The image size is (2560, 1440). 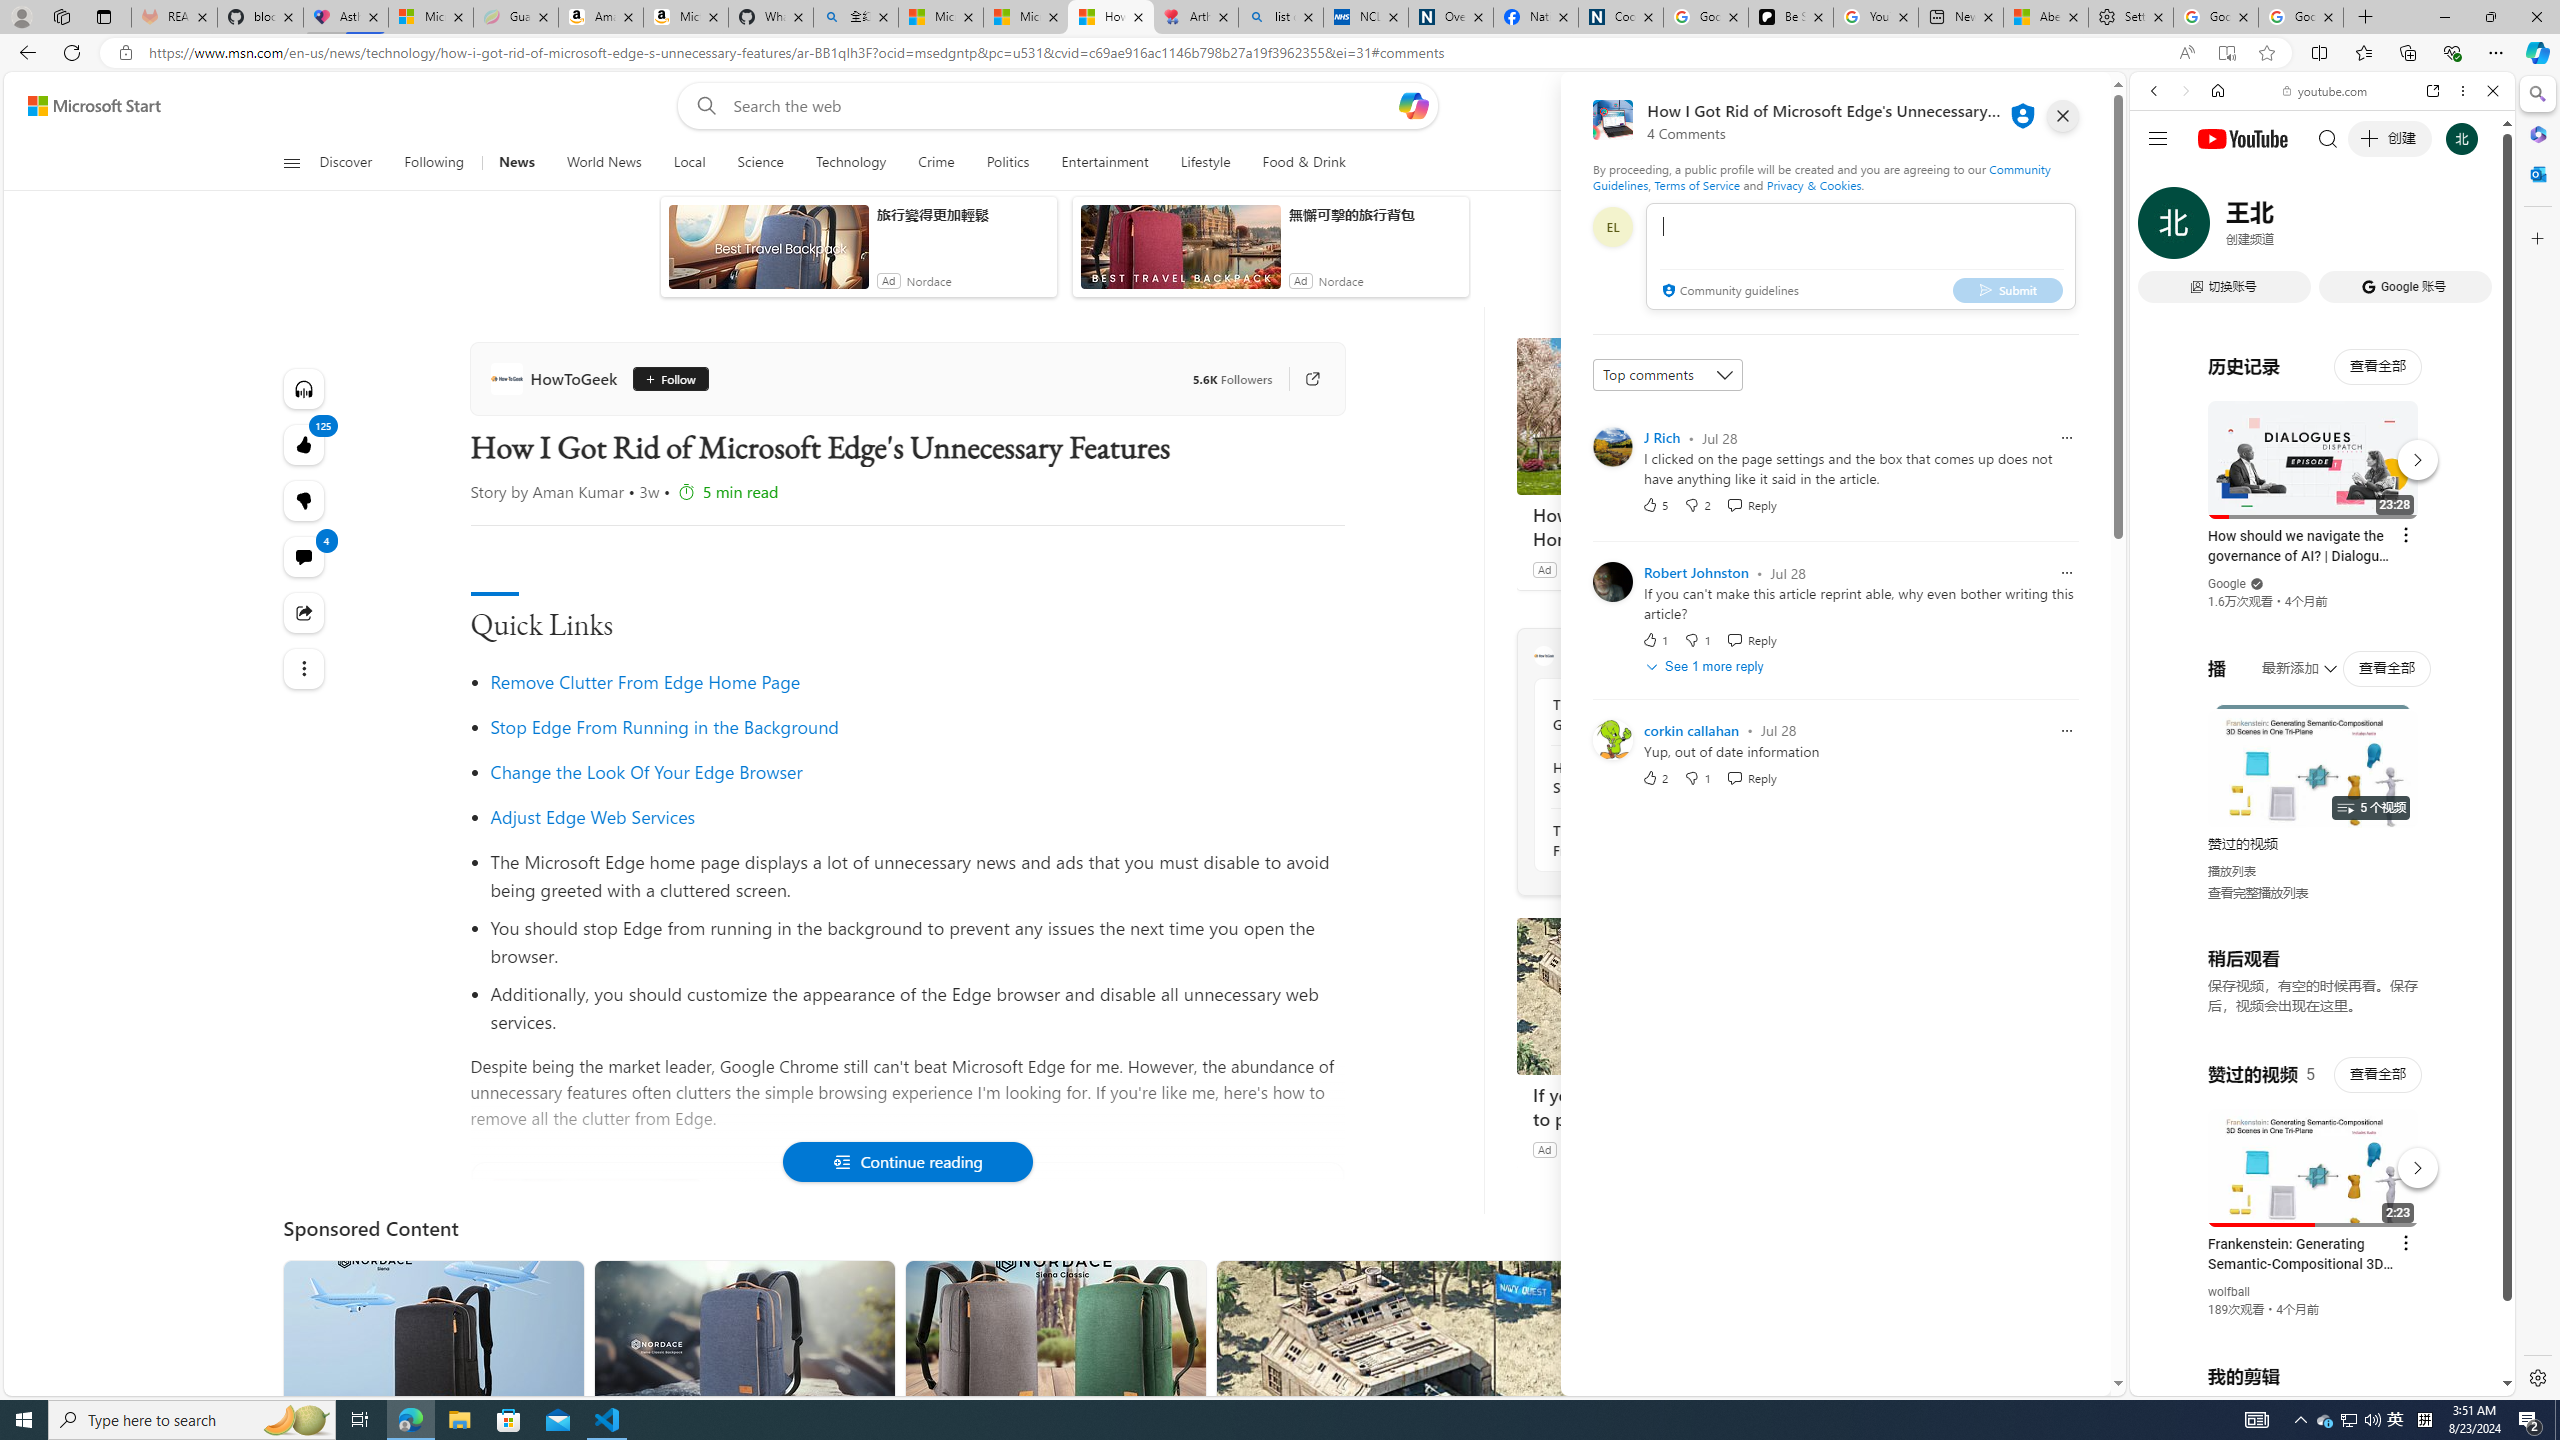 What do you see at coordinates (102, 16) in the screenshot?
I see `'Tab actions menu'` at bounding box center [102, 16].